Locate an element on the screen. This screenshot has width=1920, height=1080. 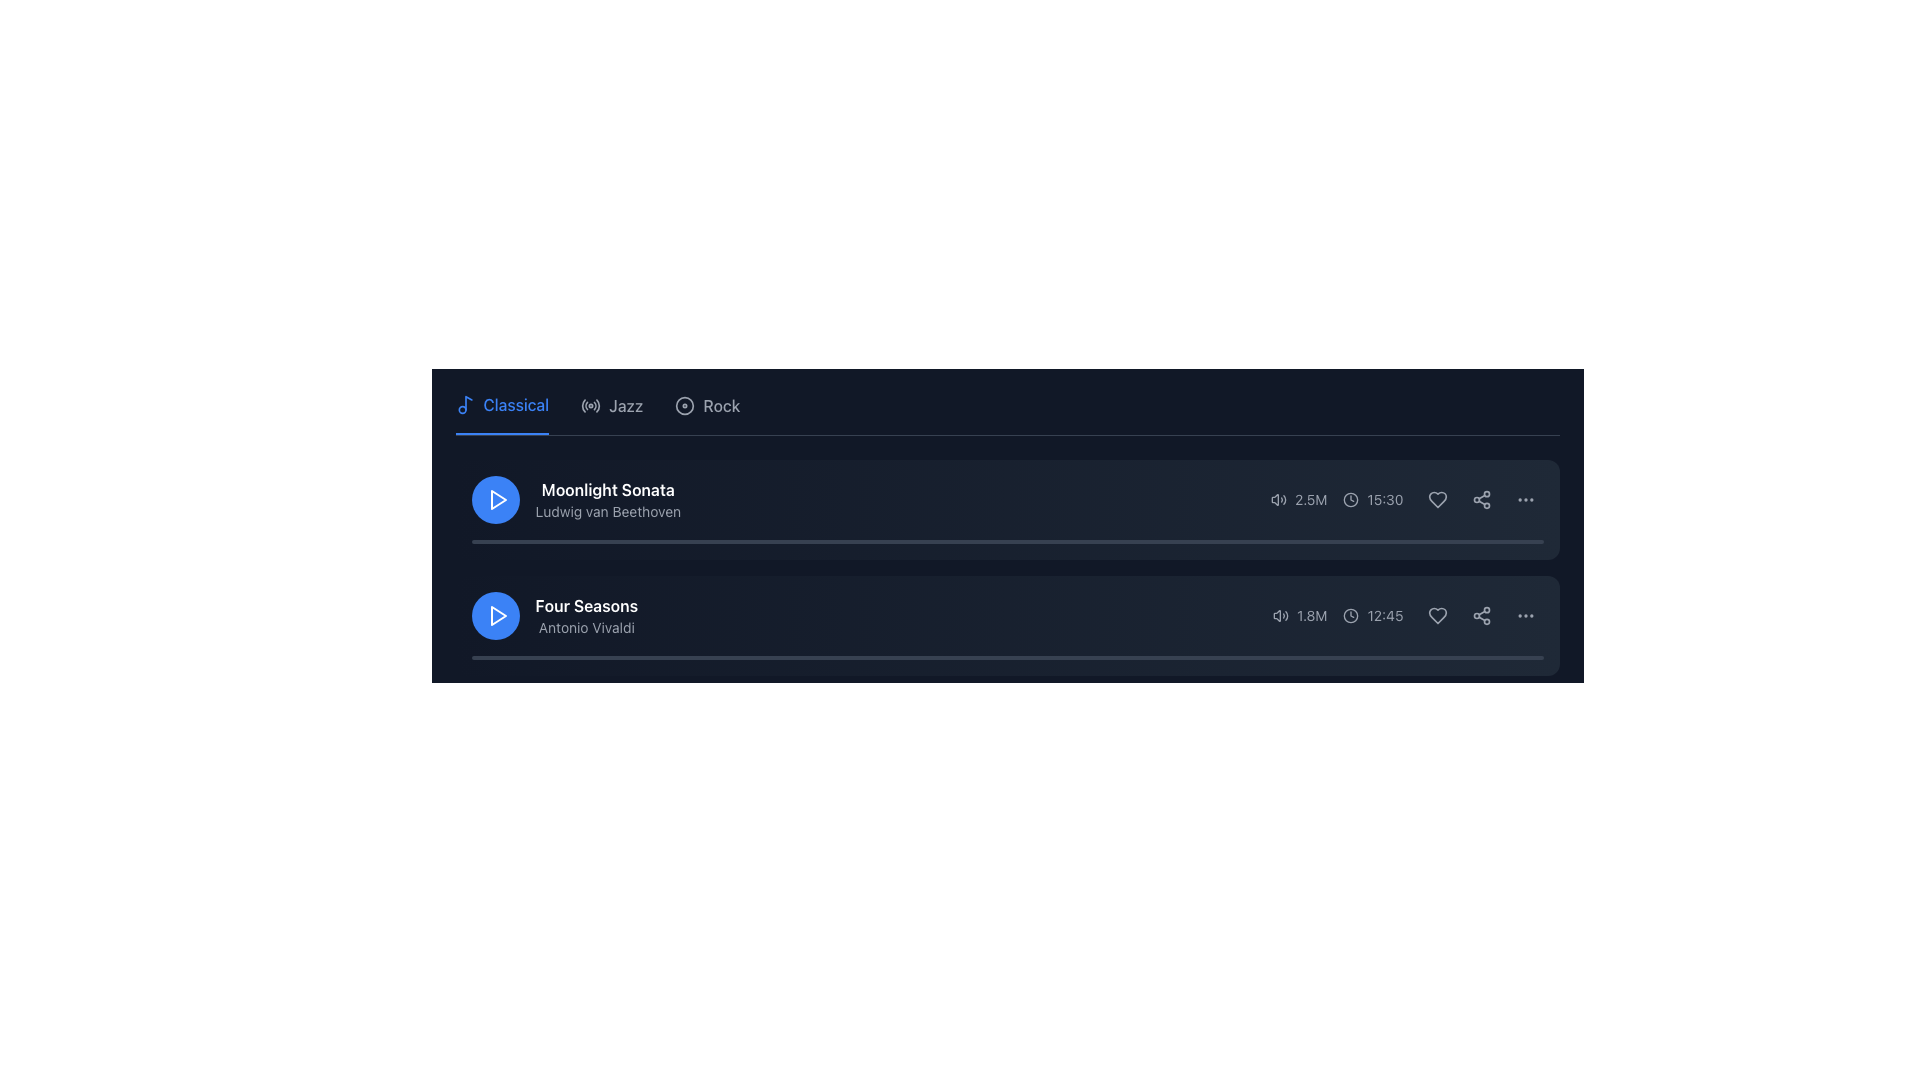
the Information display module that shows metadata about a music track, including the number of listens and duration, located in the lower-right corner of the track's list item is located at coordinates (1407, 615).